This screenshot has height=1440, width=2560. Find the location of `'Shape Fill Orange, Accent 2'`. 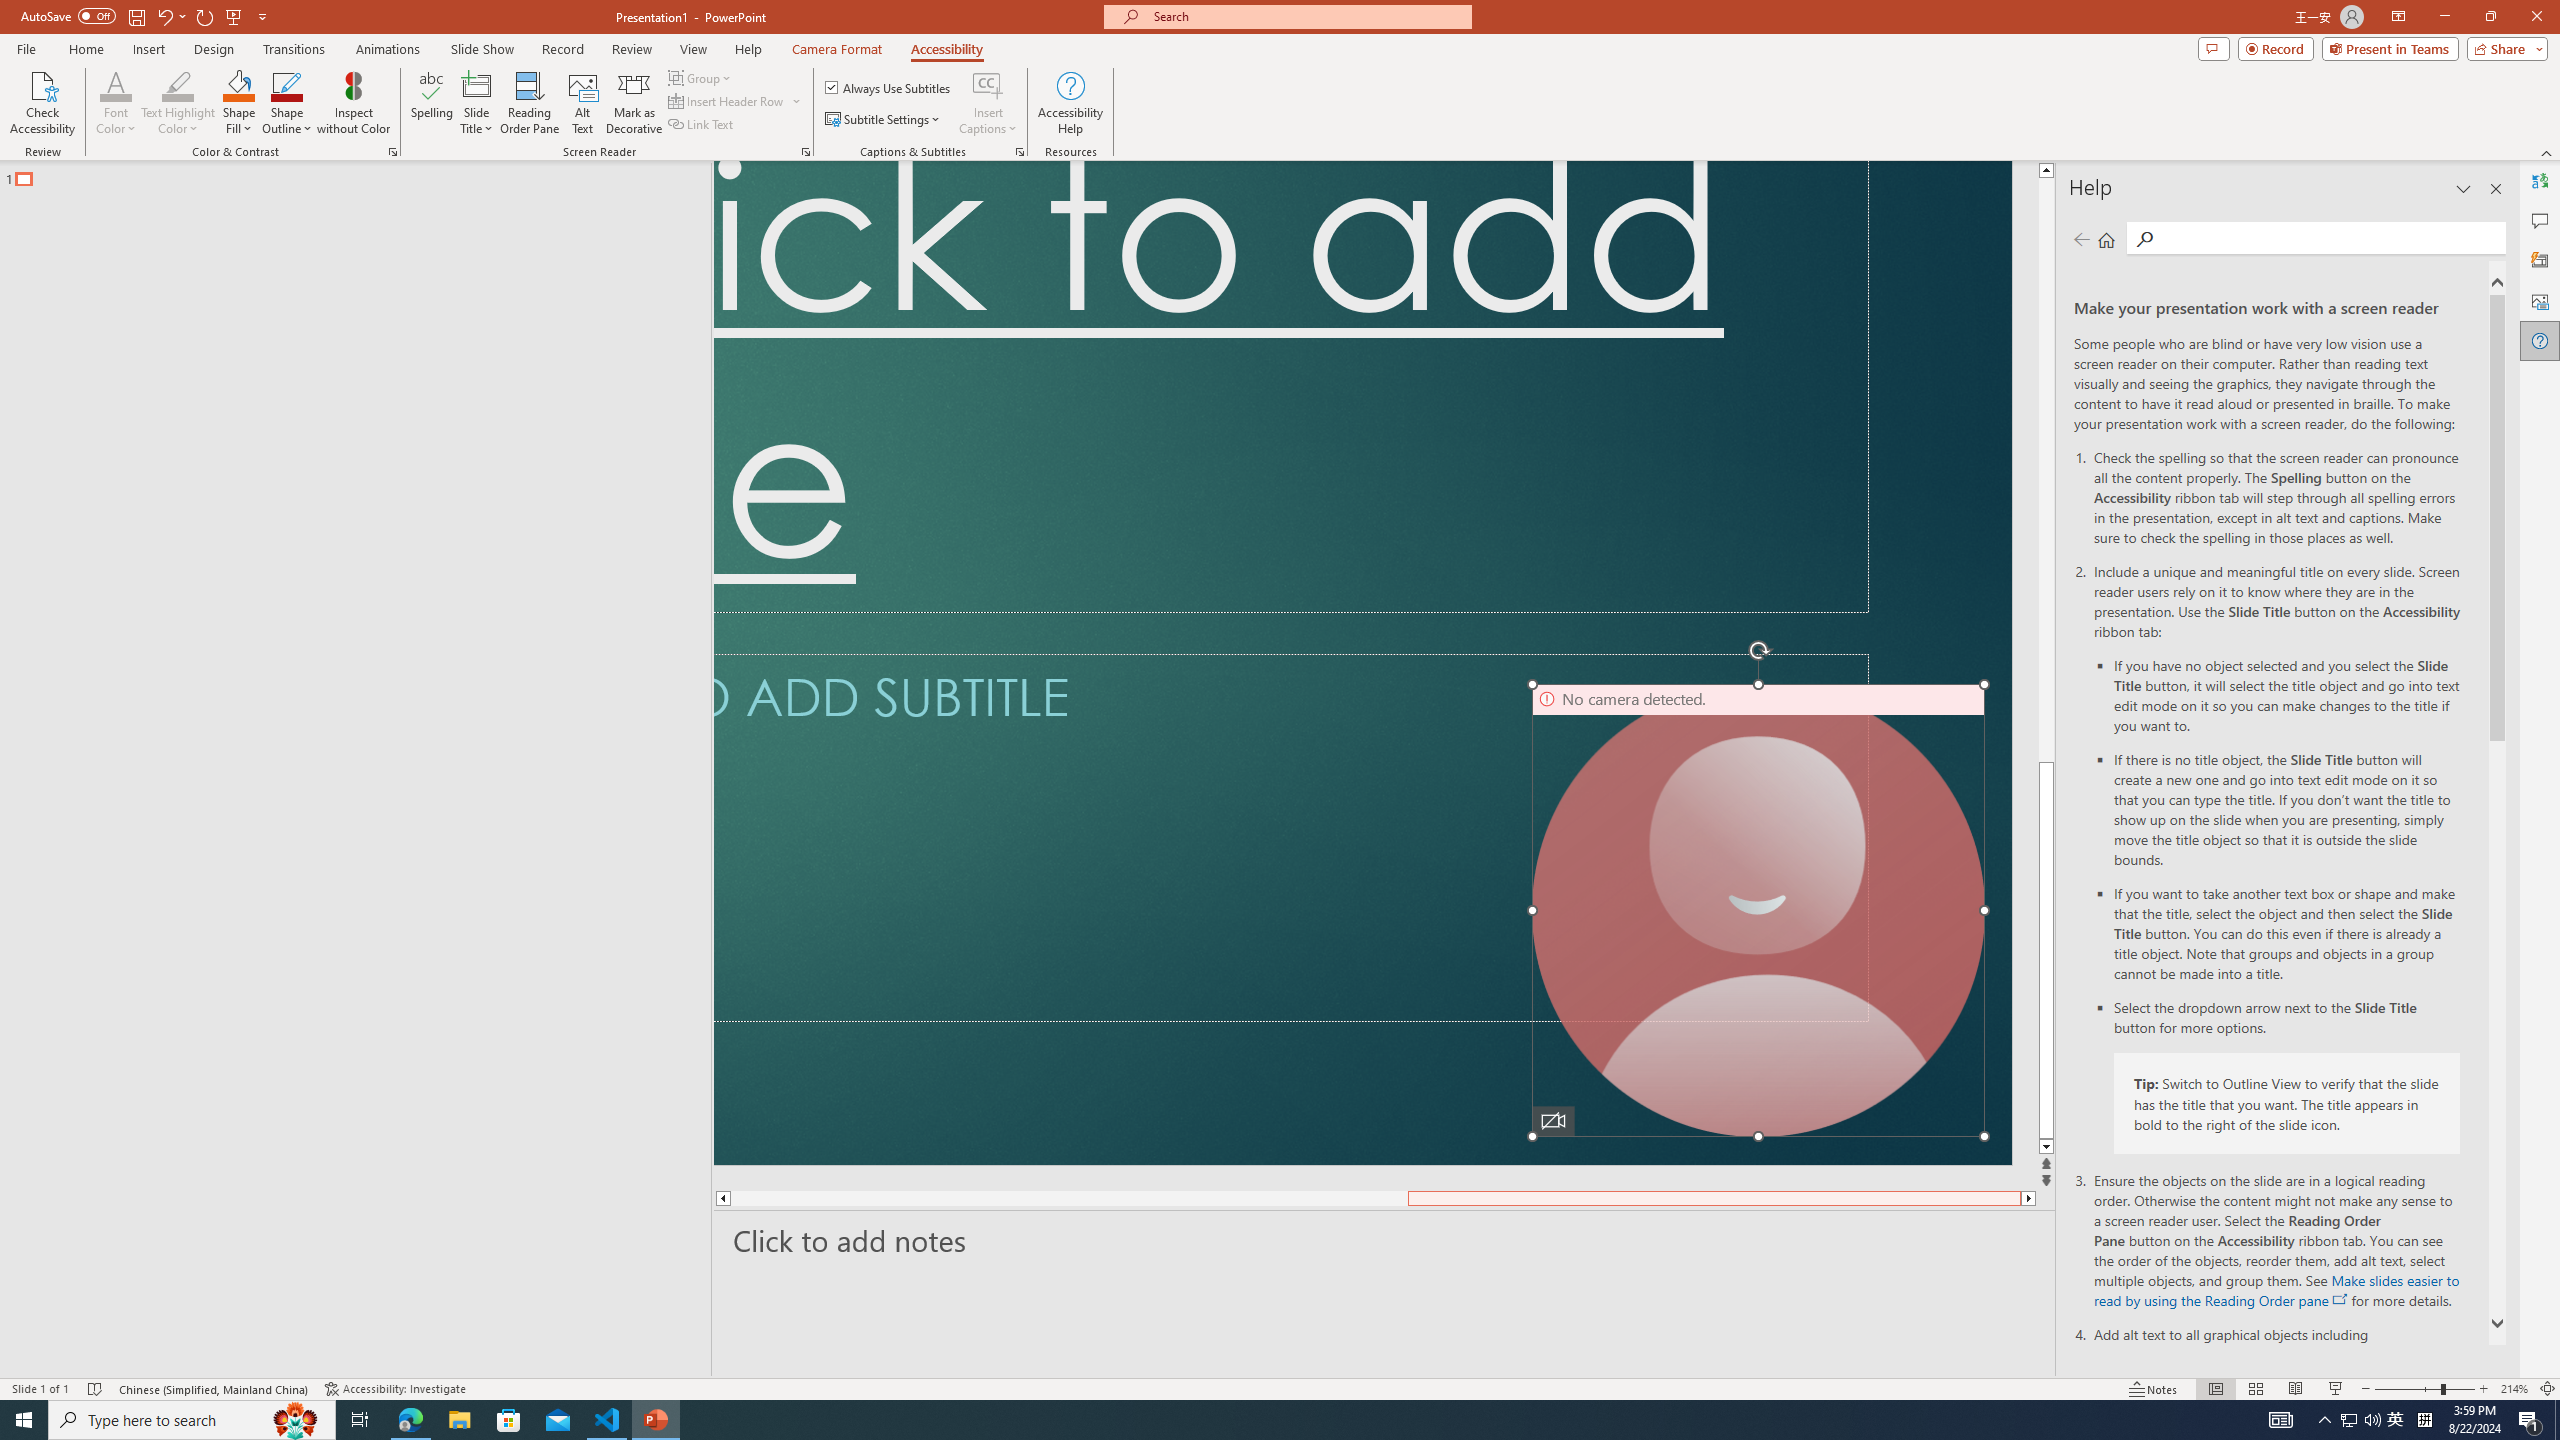

'Shape Fill Orange, Accent 2' is located at coordinates (239, 84).